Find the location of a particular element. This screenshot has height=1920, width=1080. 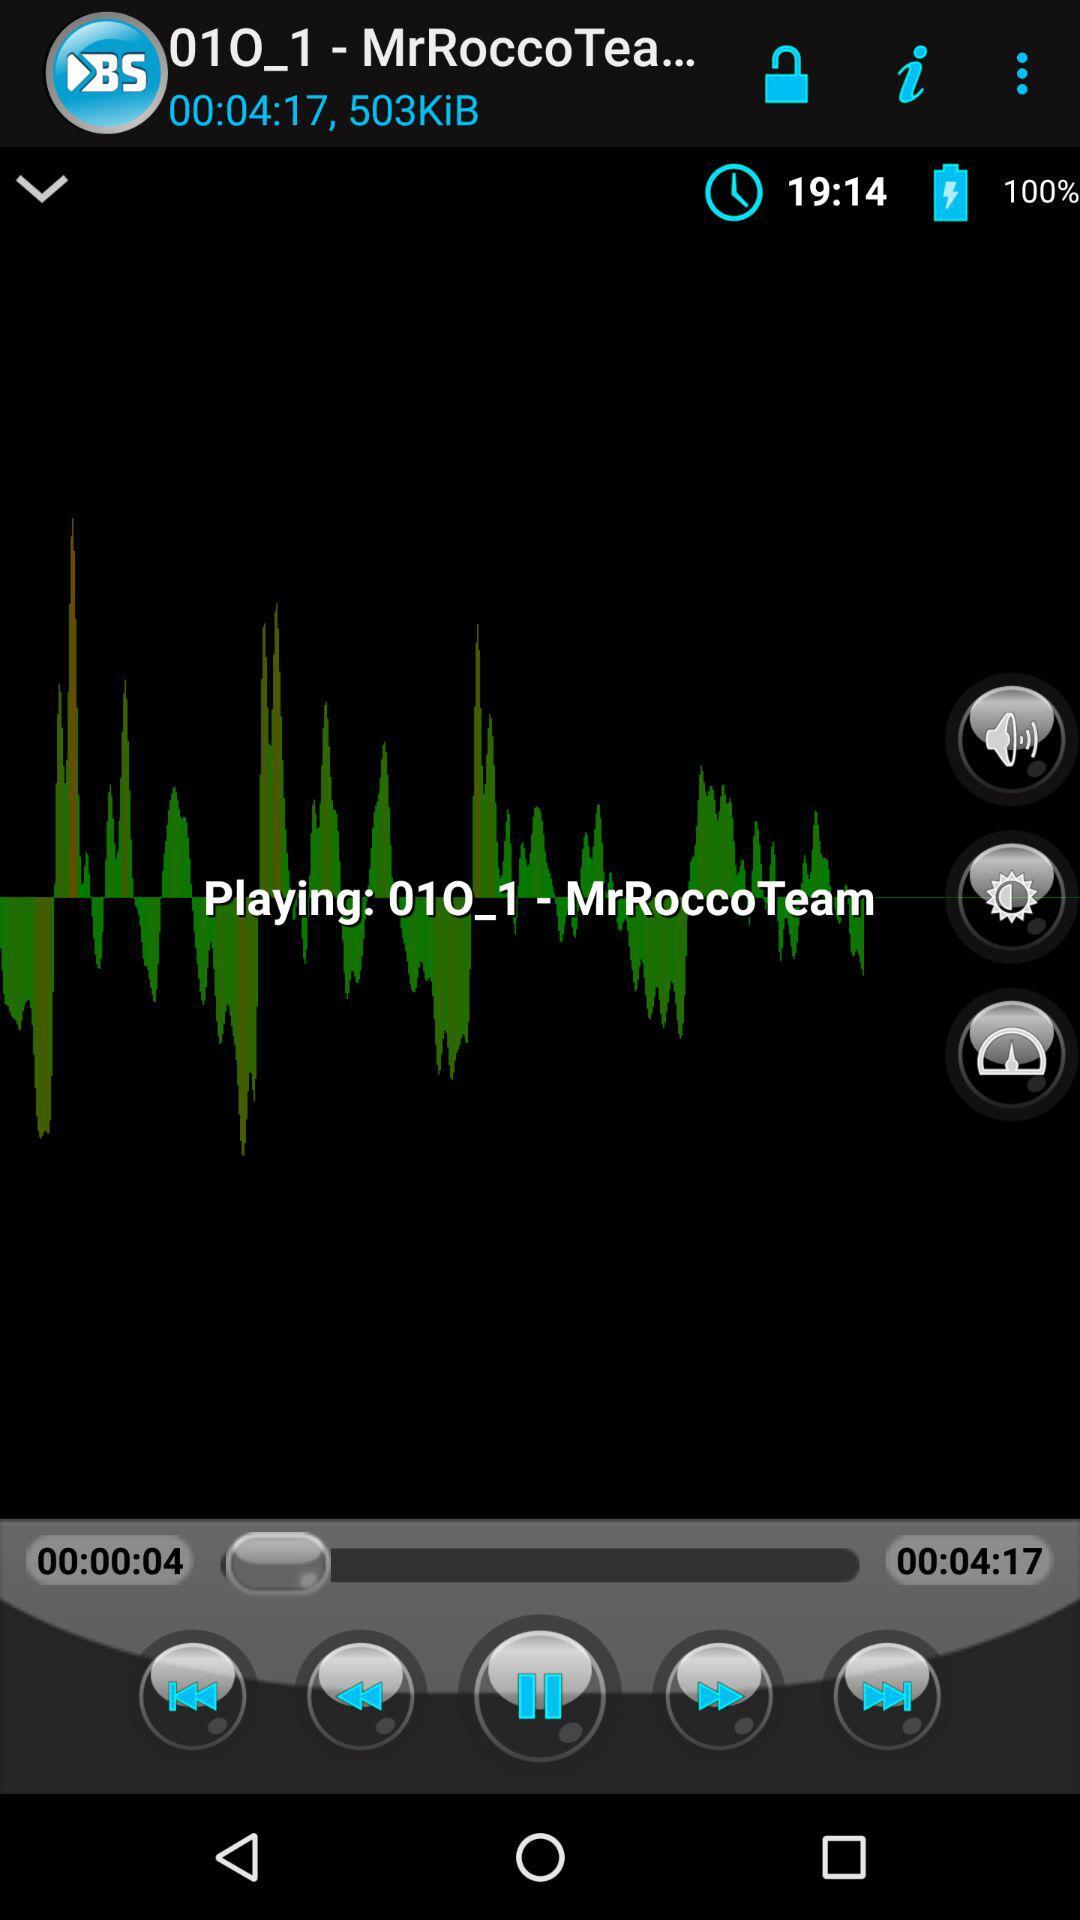

item above the 00:00:05 is located at coordinates (42, 188).